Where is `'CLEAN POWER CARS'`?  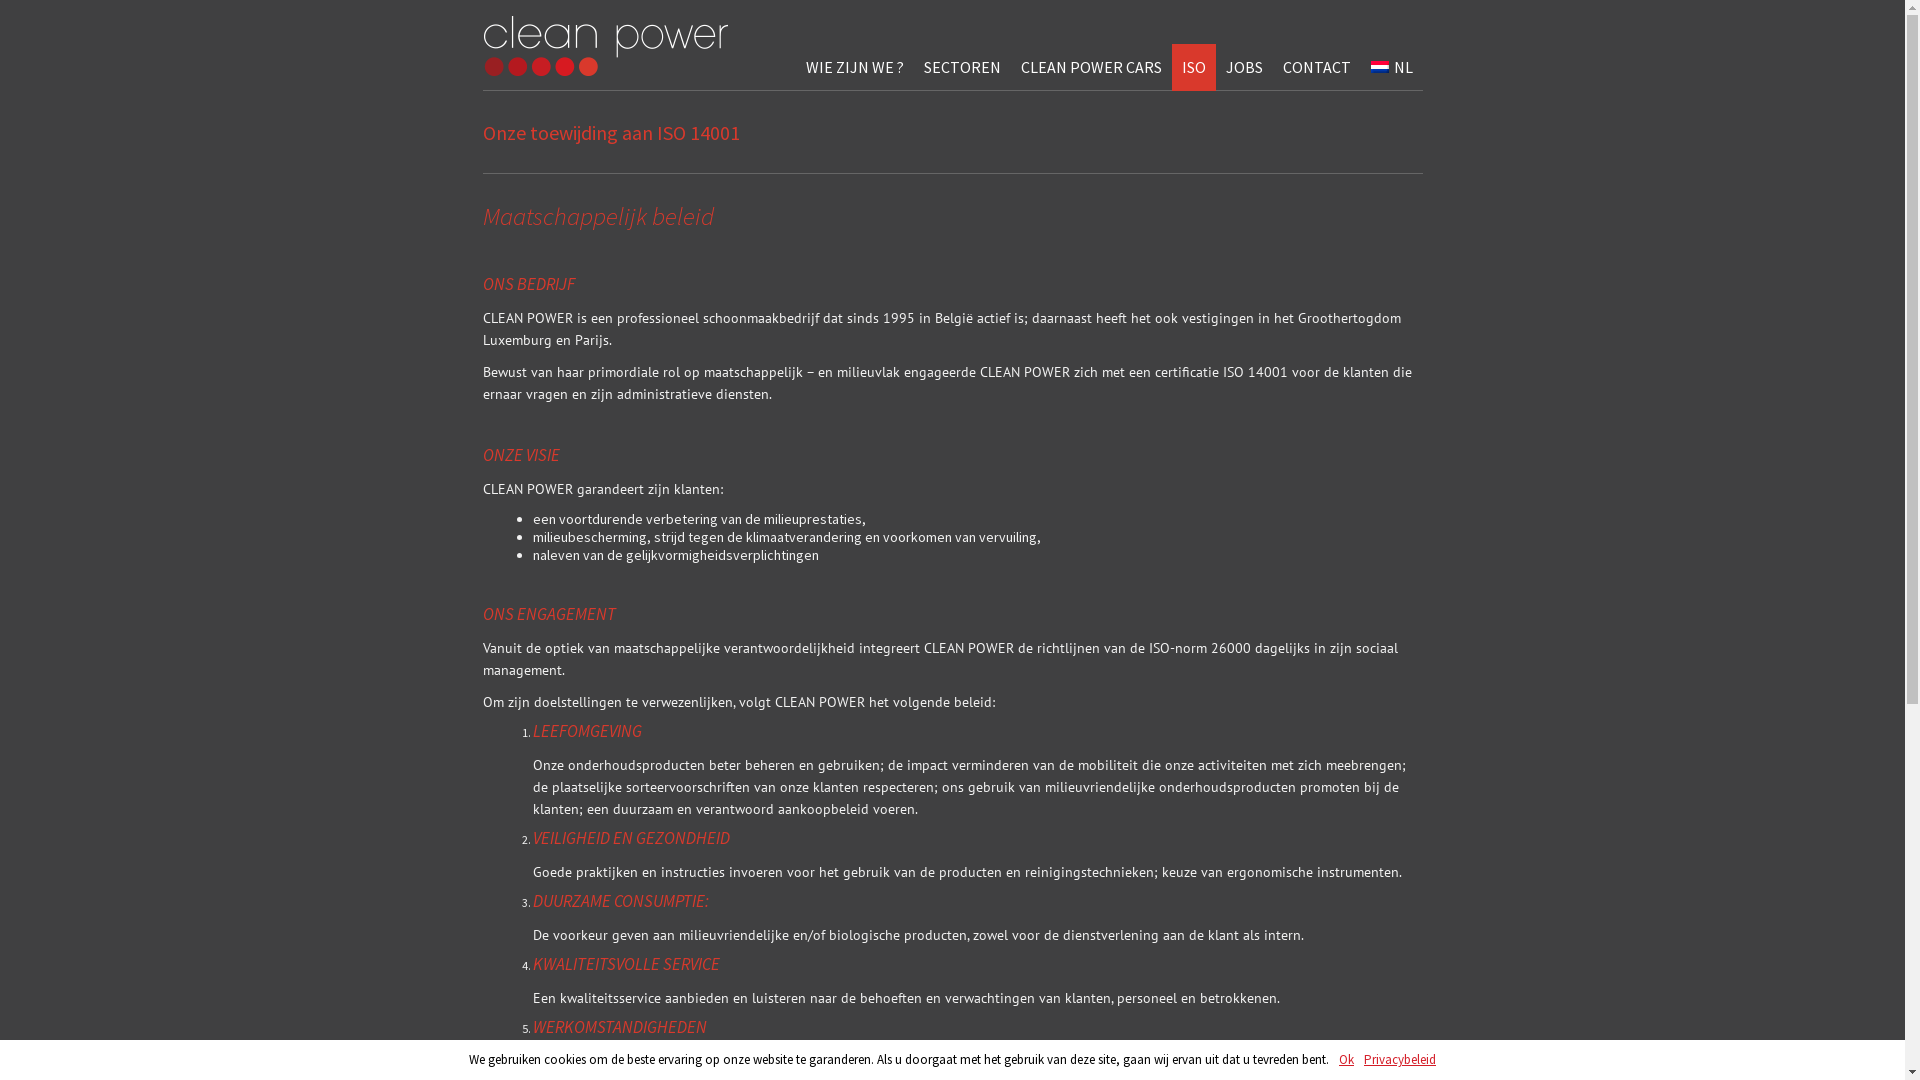 'CLEAN POWER CARS' is located at coordinates (1090, 65).